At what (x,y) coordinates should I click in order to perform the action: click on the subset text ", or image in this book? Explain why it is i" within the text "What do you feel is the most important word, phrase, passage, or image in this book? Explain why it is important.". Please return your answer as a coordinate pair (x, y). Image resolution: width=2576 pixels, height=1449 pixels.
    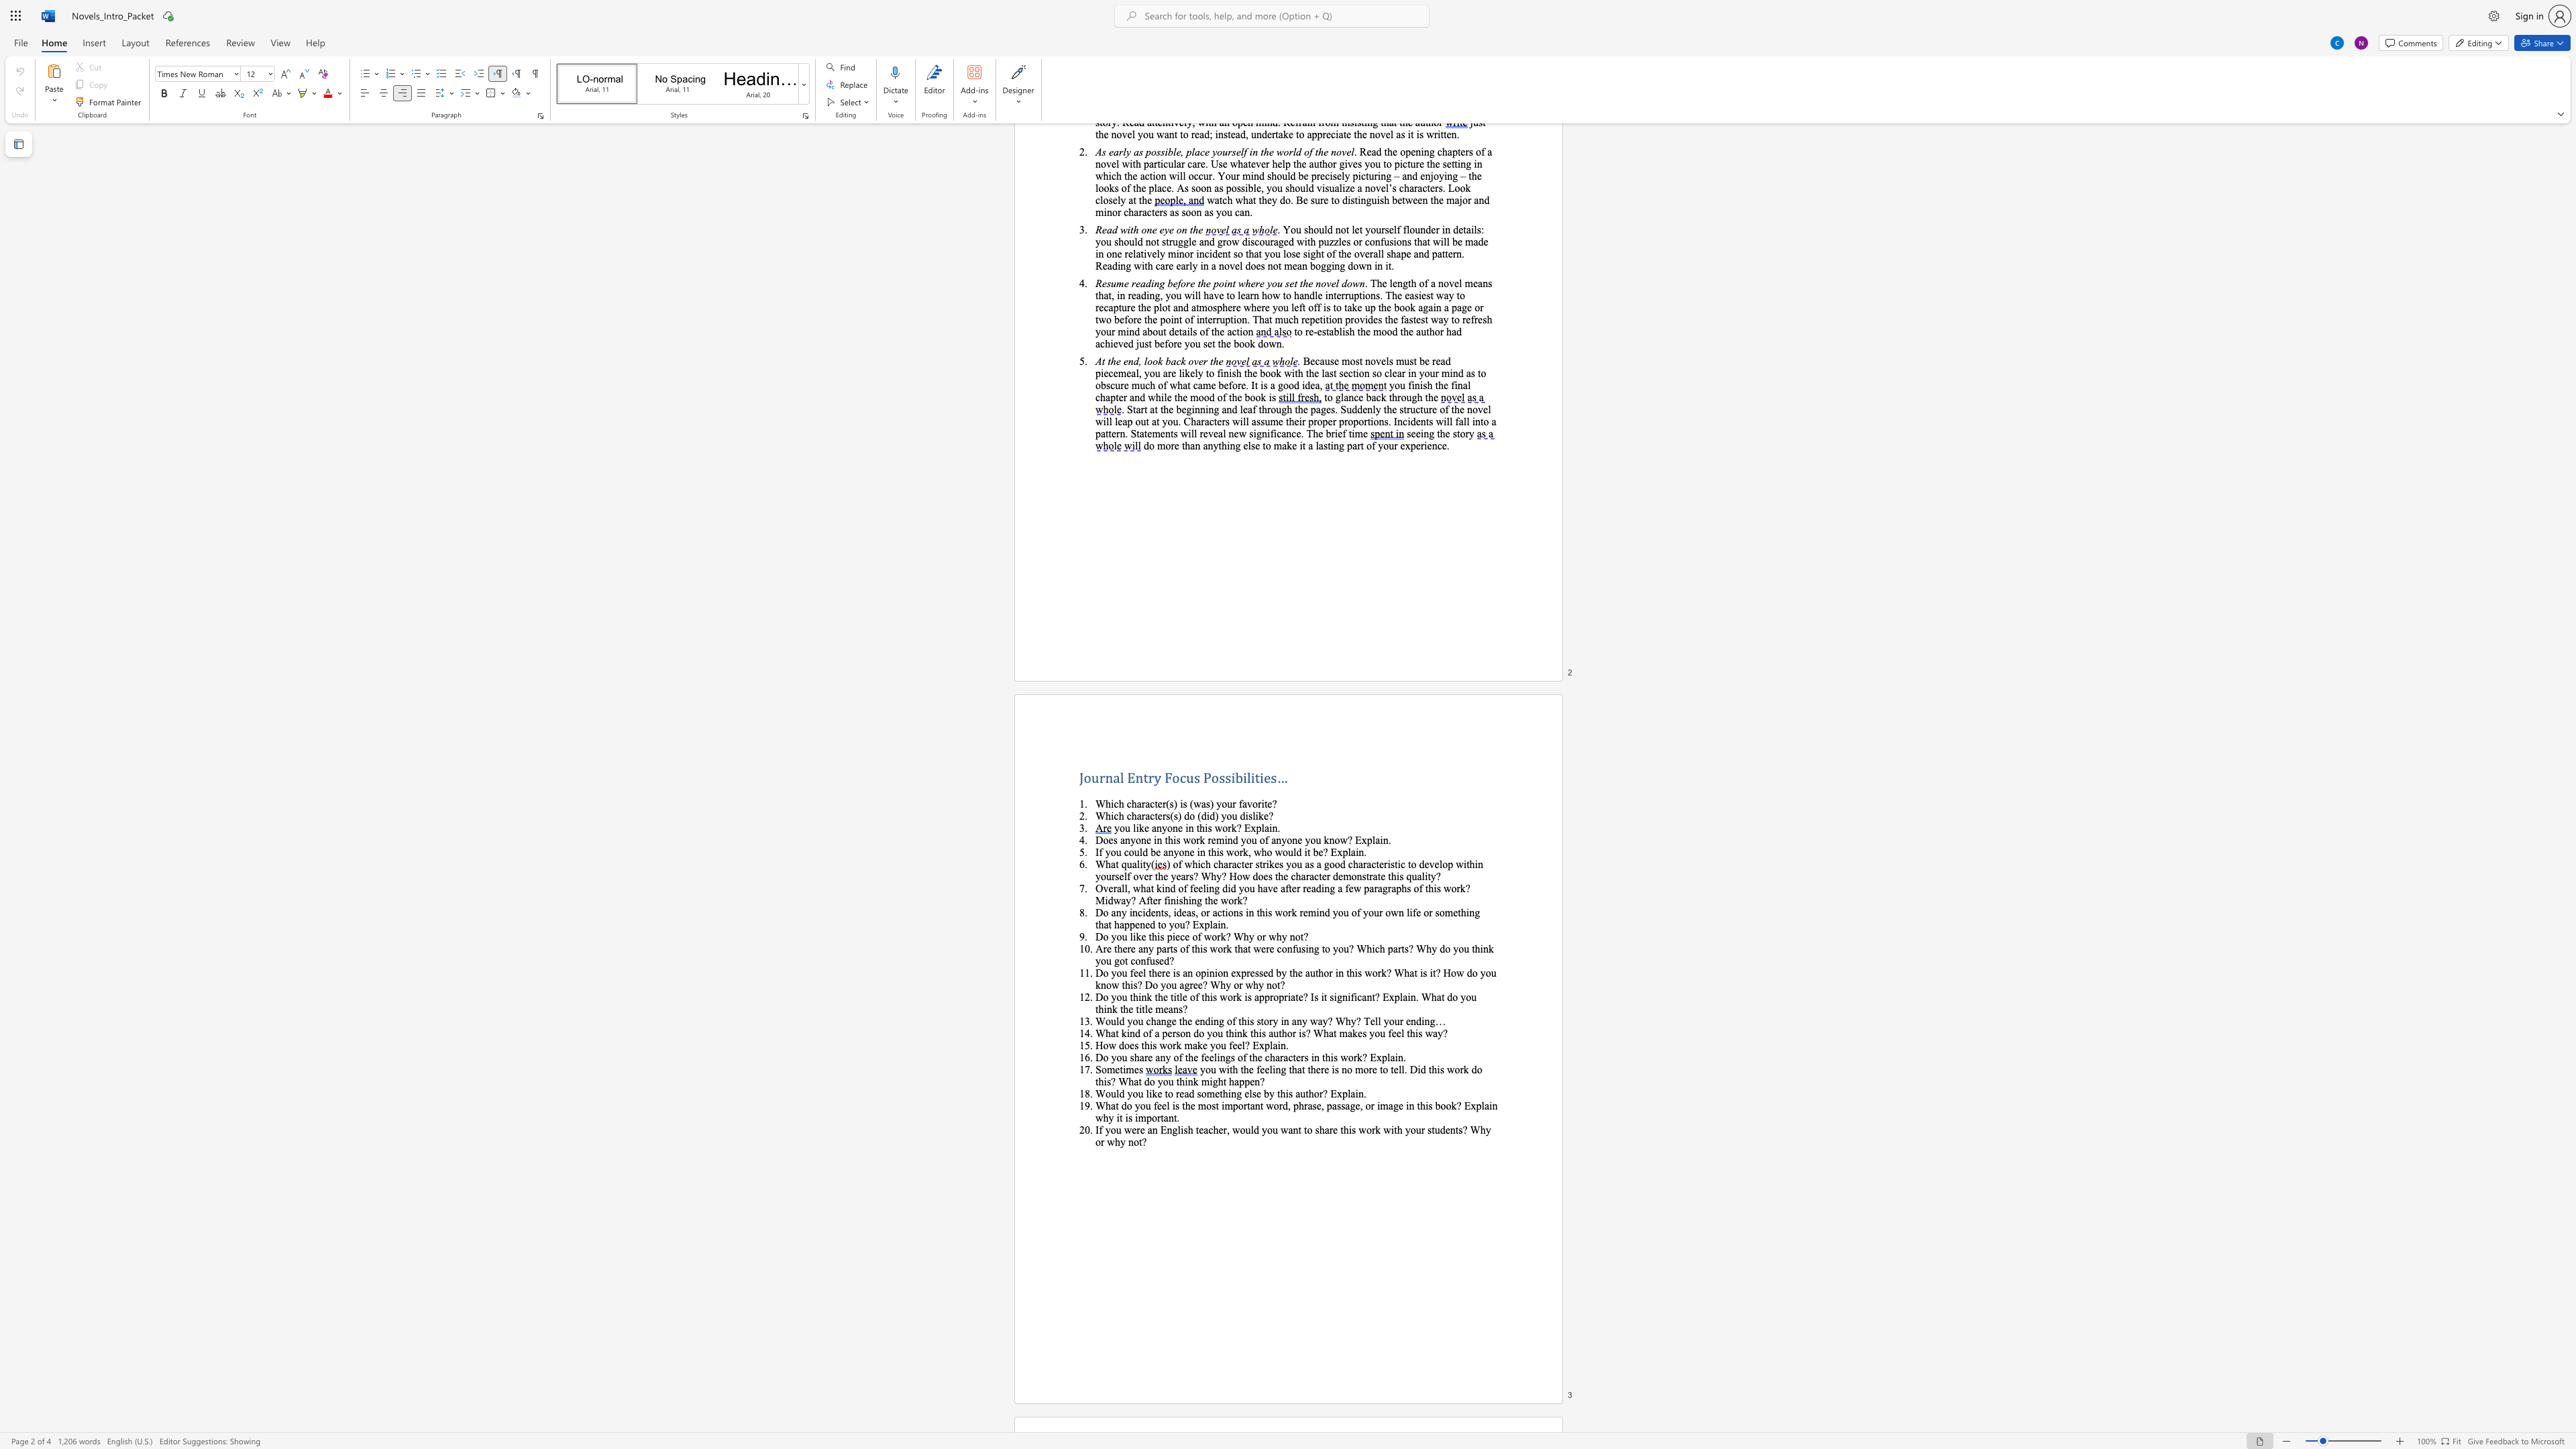
    Looking at the image, I should click on (1358, 1104).